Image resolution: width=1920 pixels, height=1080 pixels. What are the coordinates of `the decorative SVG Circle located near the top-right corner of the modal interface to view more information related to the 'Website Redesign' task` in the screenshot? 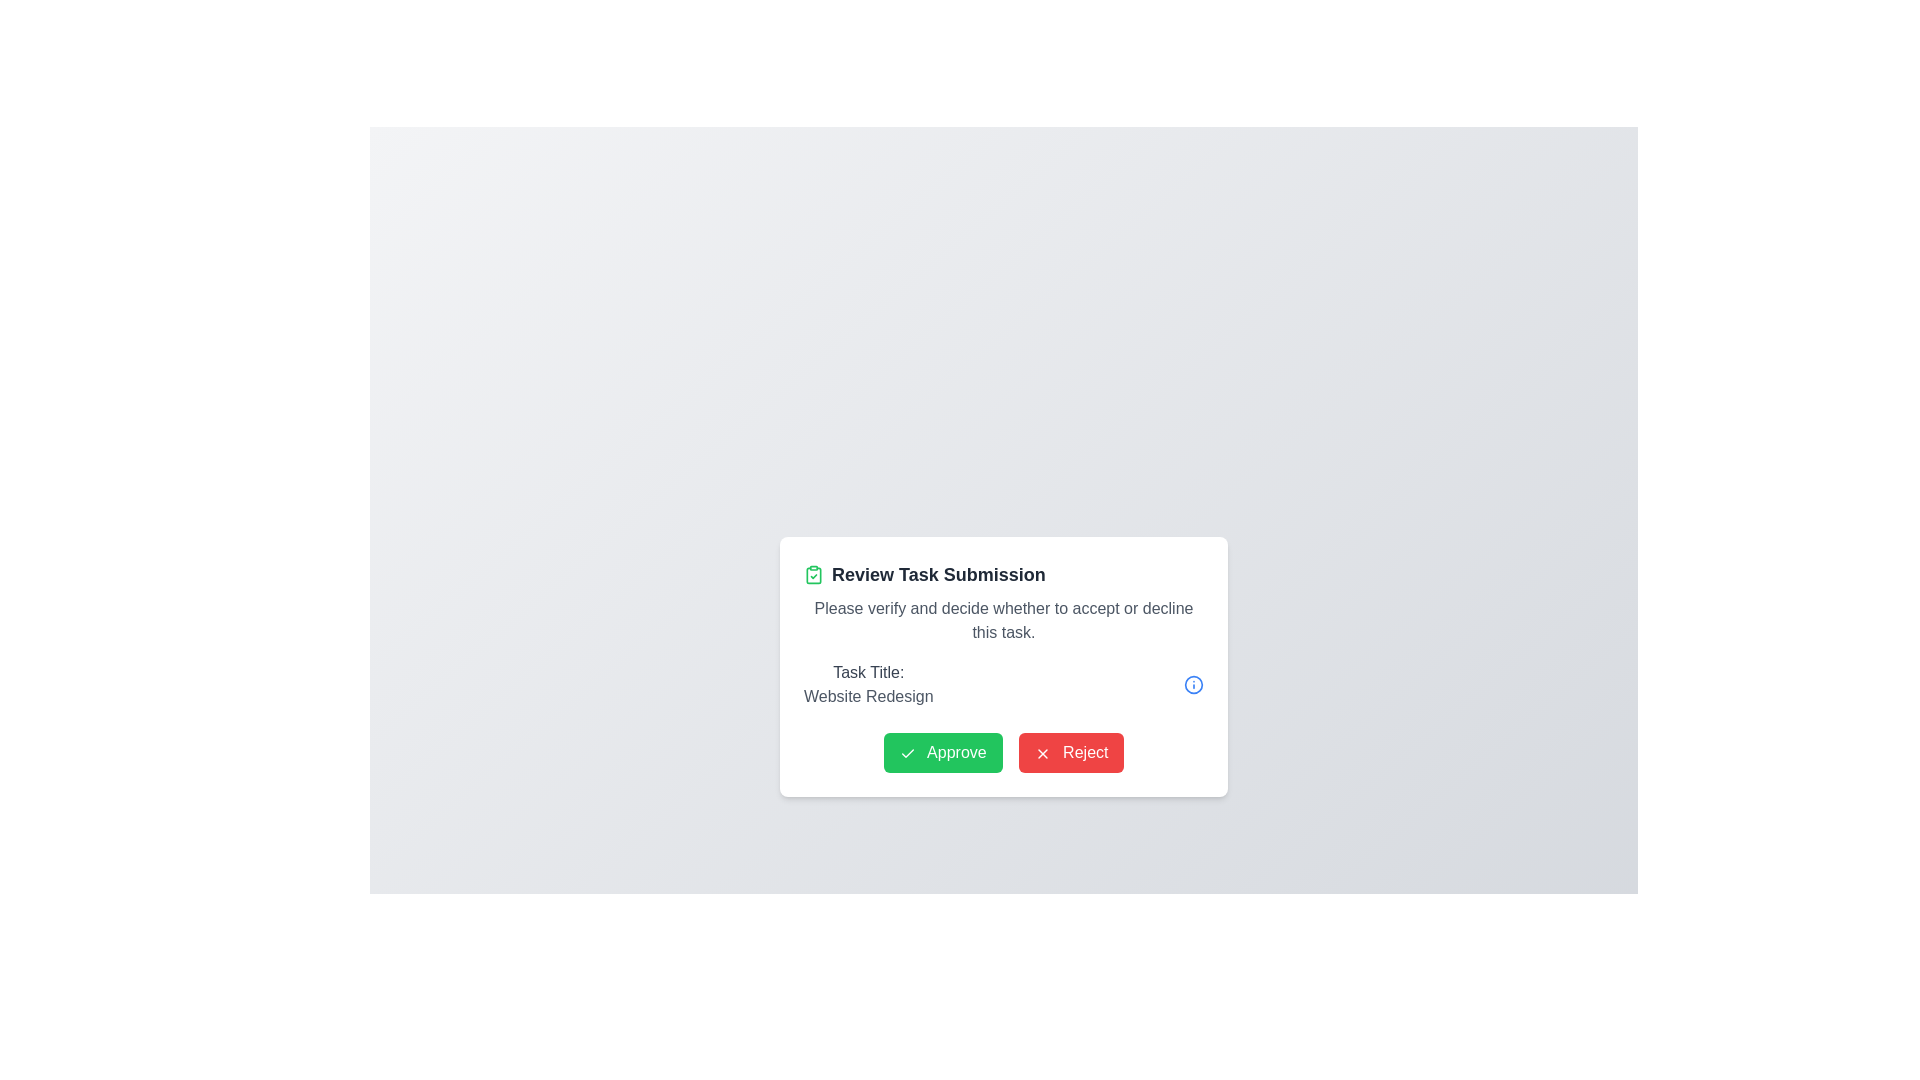 It's located at (1194, 684).